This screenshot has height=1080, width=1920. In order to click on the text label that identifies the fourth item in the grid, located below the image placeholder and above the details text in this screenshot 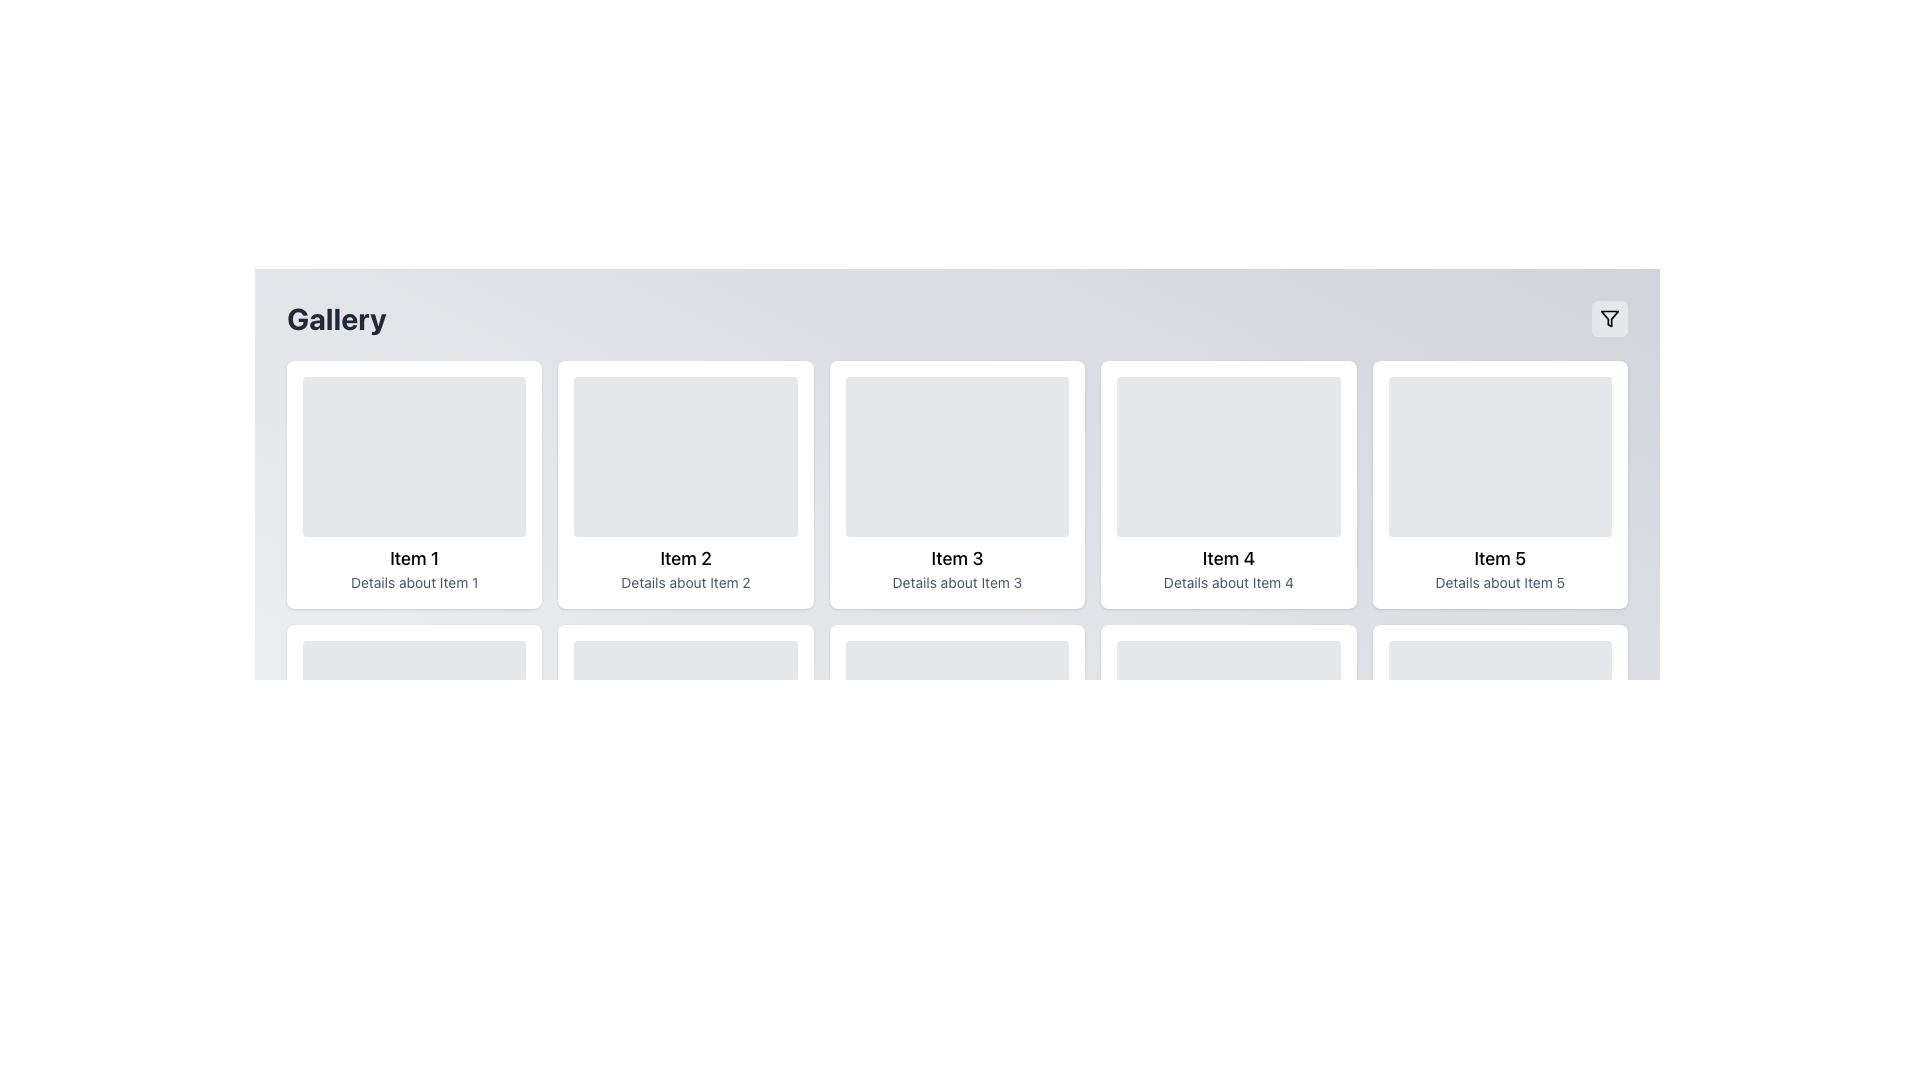, I will do `click(1227, 559)`.